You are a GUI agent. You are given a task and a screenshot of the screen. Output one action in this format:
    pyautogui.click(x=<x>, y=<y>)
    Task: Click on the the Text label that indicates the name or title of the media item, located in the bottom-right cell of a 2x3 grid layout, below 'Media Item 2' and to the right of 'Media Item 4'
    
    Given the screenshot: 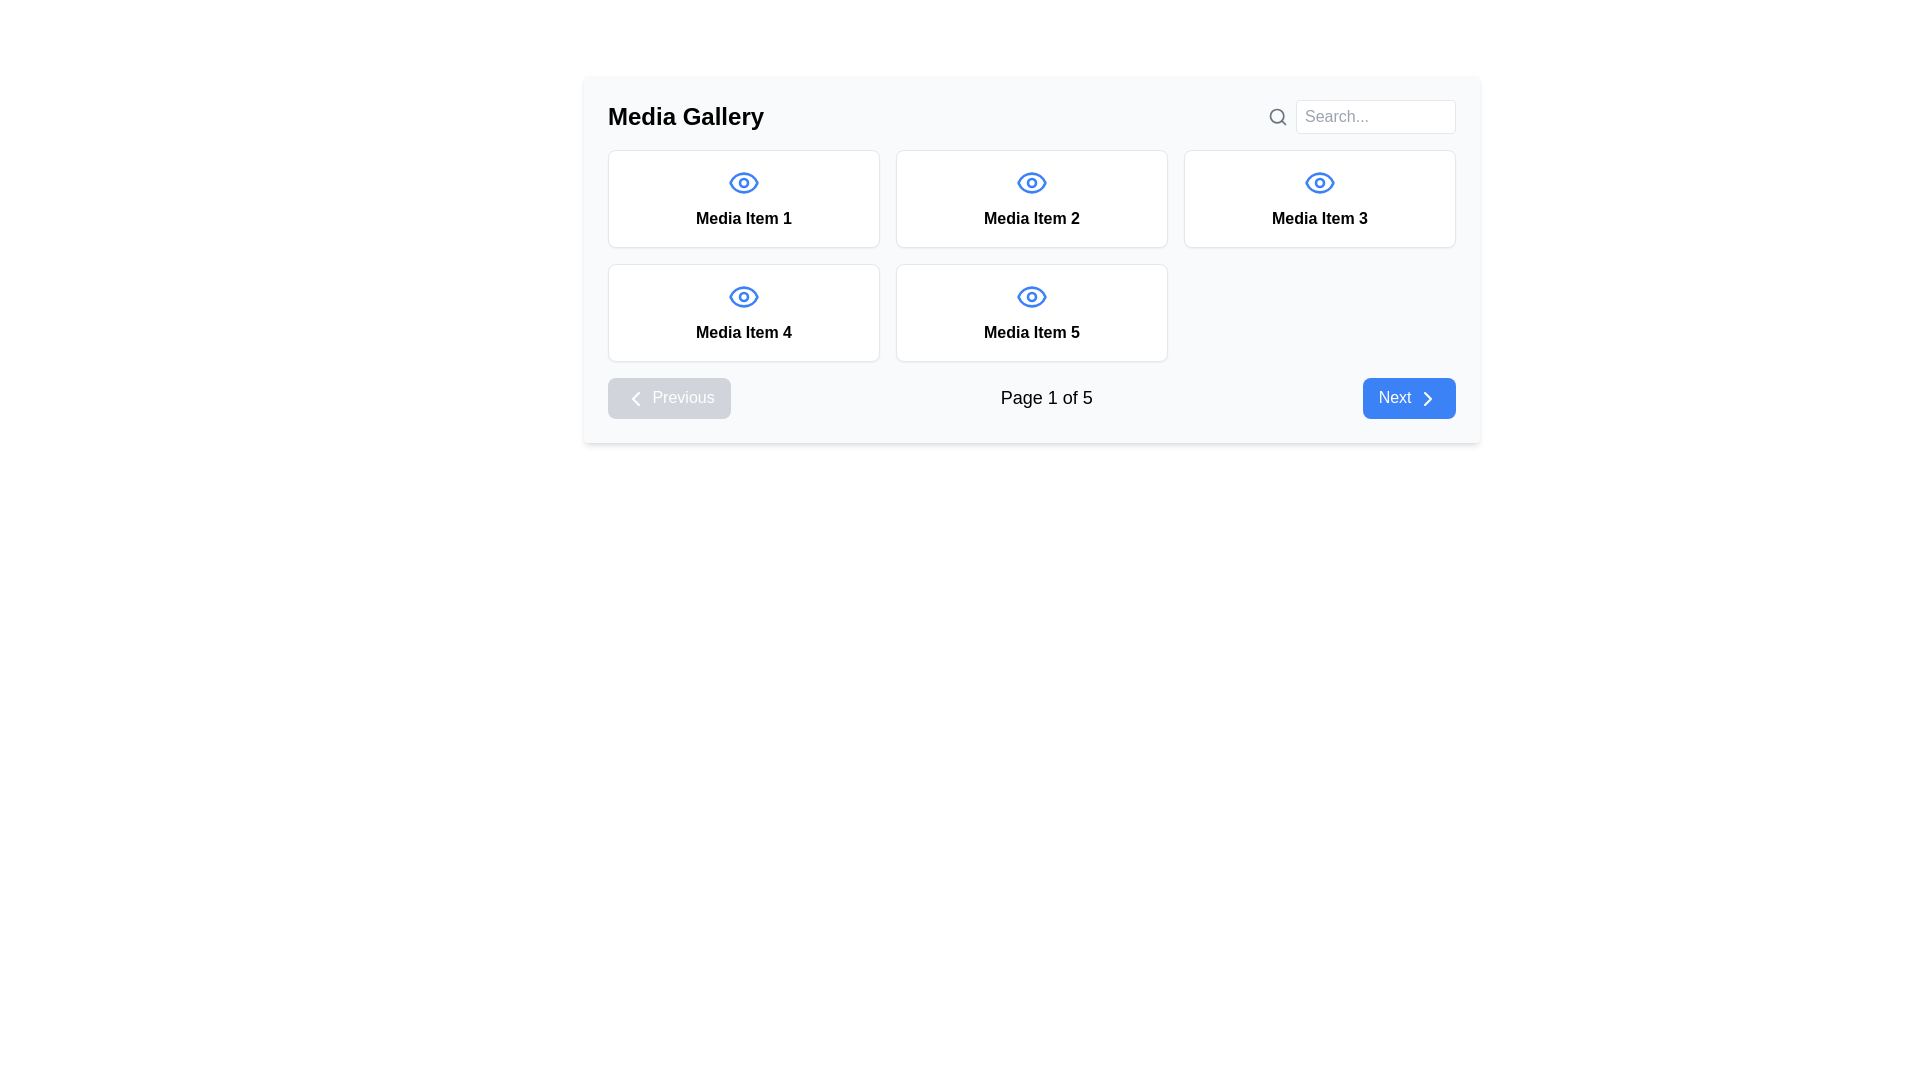 What is the action you would take?
    pyautogui.click(x=1032, y=331)
    